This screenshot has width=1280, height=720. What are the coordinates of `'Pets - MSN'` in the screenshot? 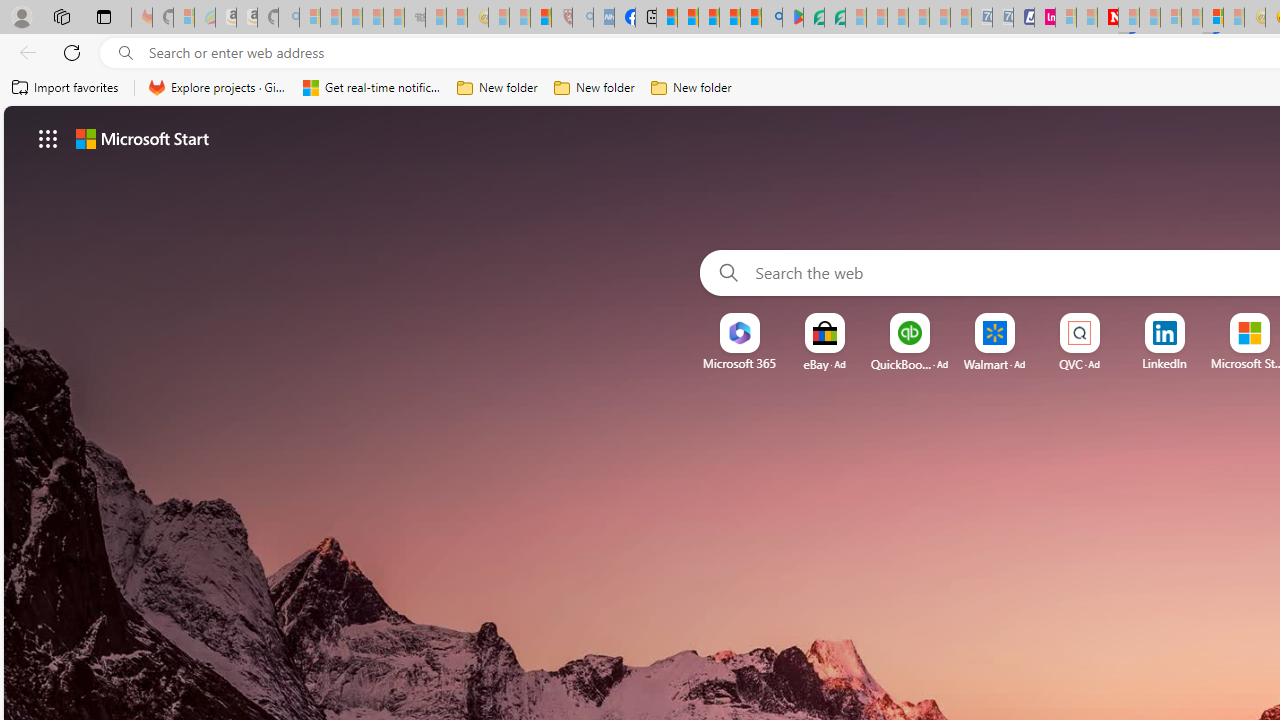 It's located at (728, 17).